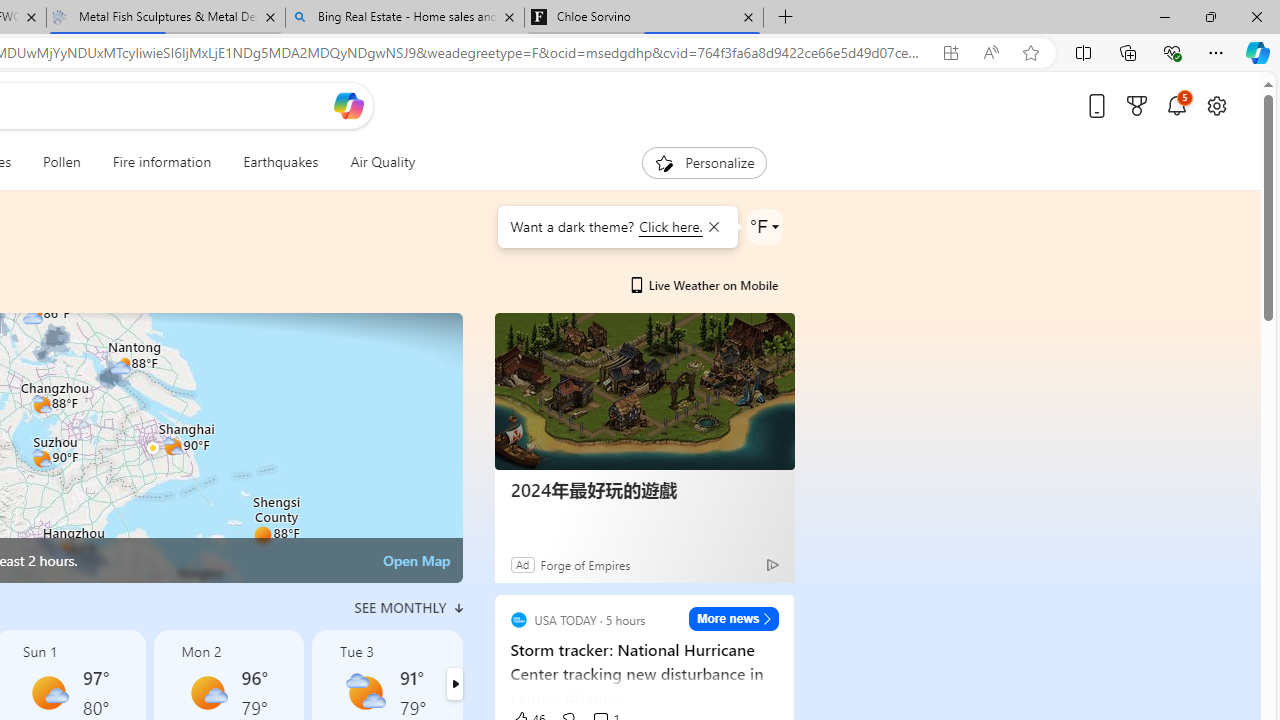  What do you see at coordinates (62, 162) in the screenshot?
I see `'Pollen'` at bounding box center [62, 162].